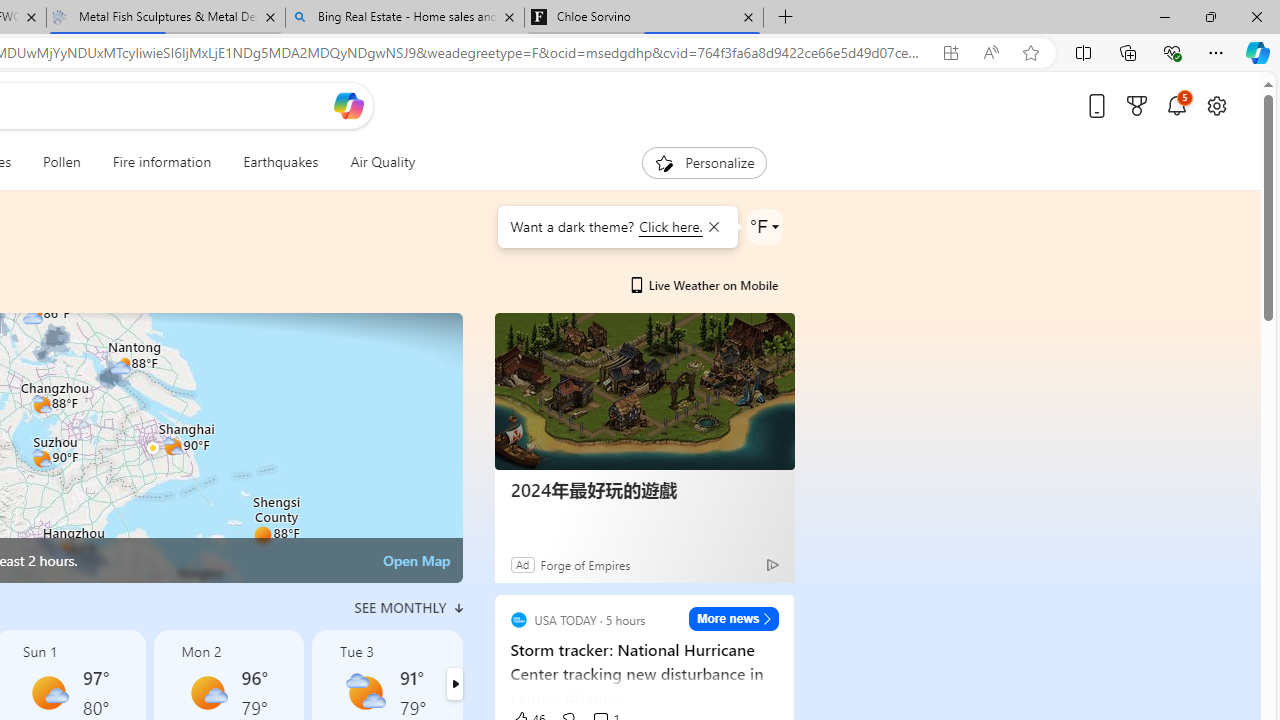  What do you see at coordinates (62, 162) in the screenshot?
I see `'Pollen'` at bounding box center [62, 162].